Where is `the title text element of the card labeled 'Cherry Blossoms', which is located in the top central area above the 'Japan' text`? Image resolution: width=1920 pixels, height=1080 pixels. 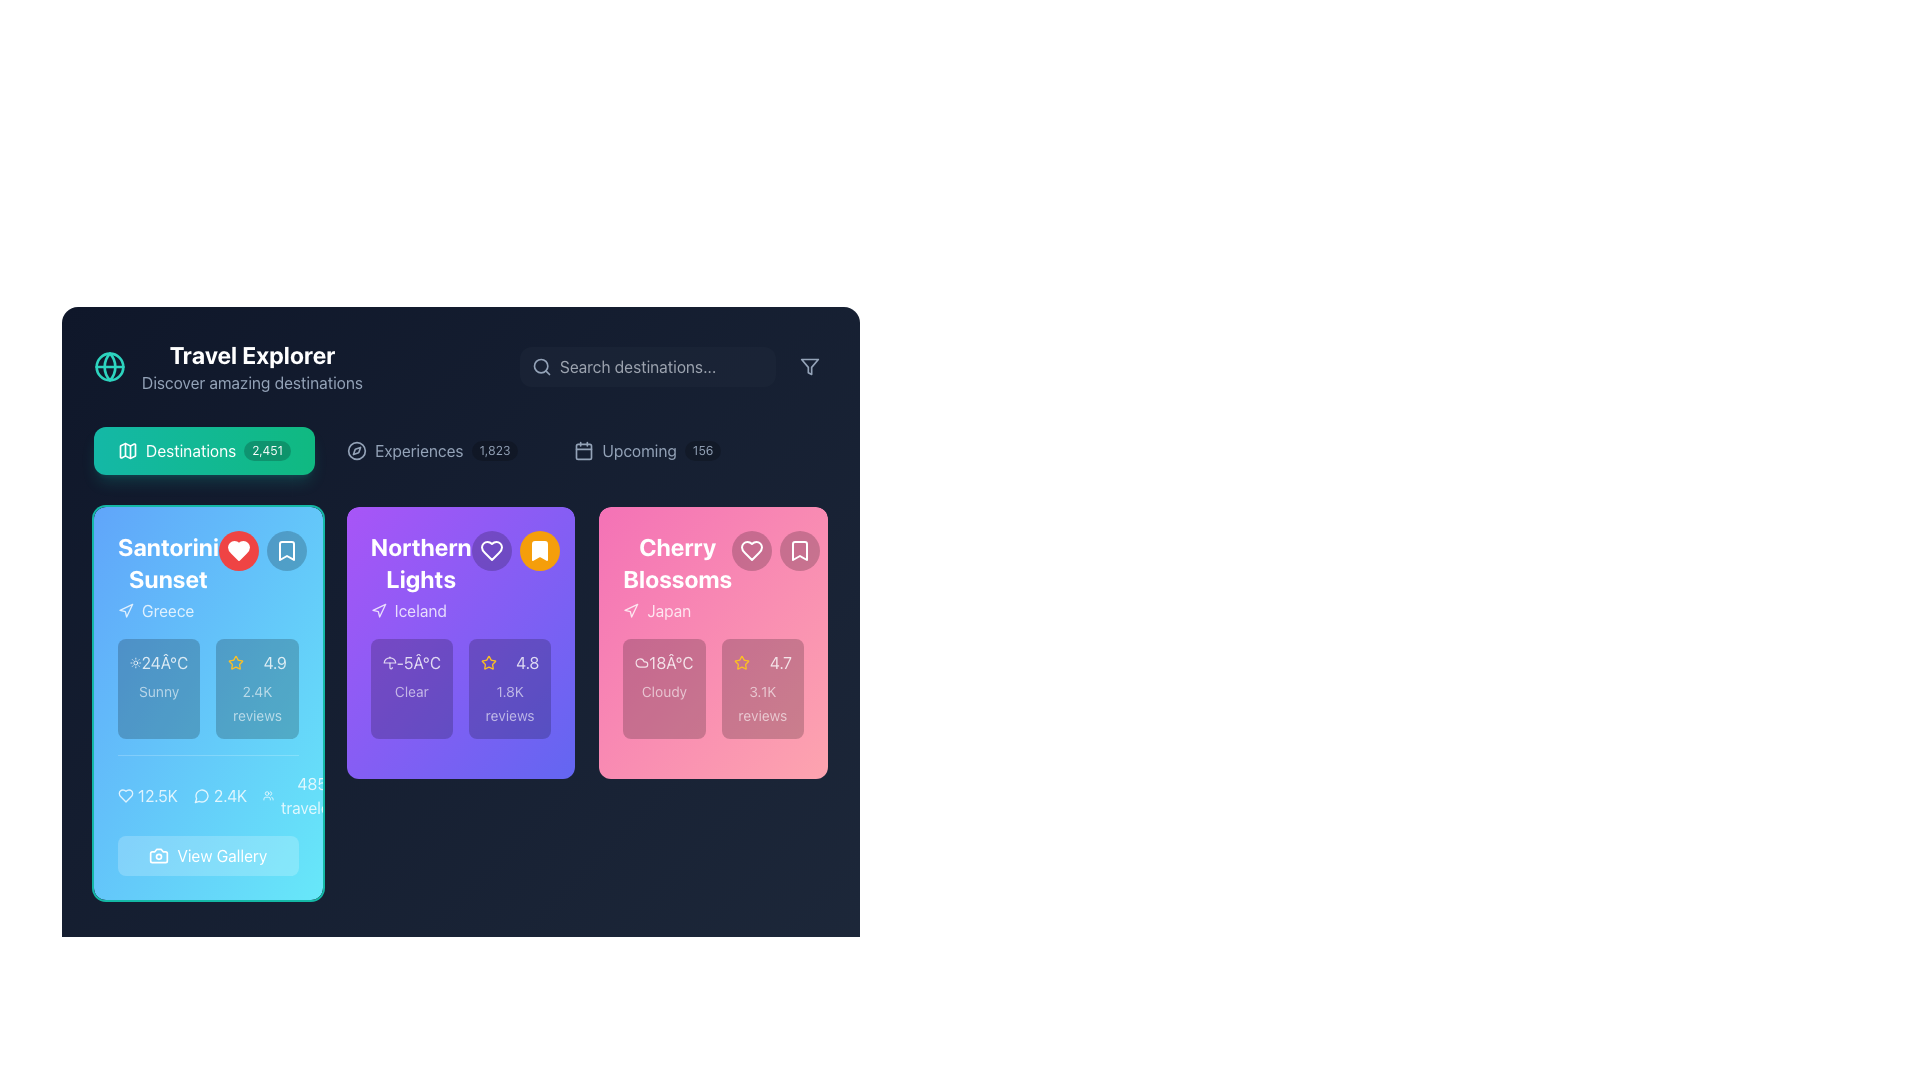
the title text element of the card labeled 'Cherry Blossoms', which is located in the top central area above the 'Japan' text is located at coordinates (677, 563).